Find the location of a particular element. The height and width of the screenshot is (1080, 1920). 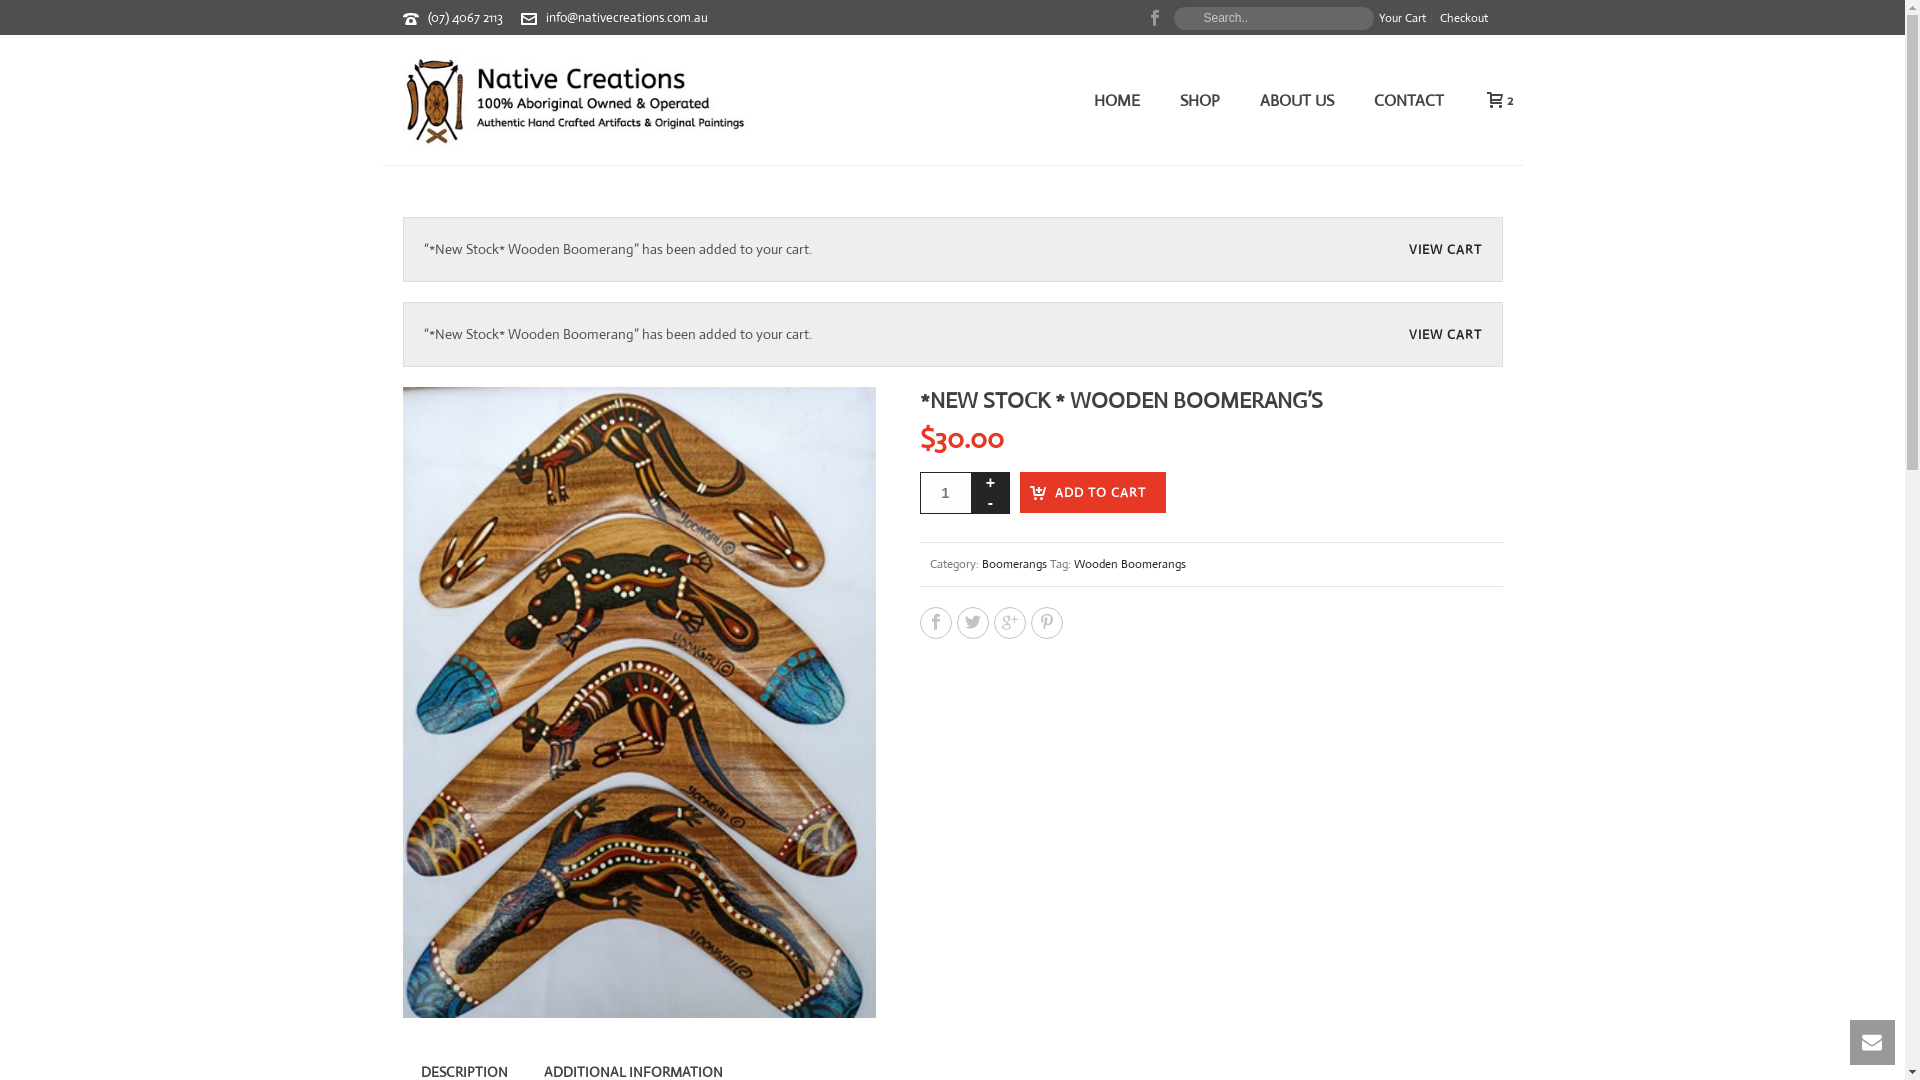

'Checkout' is located at coordinates (1463, 18).